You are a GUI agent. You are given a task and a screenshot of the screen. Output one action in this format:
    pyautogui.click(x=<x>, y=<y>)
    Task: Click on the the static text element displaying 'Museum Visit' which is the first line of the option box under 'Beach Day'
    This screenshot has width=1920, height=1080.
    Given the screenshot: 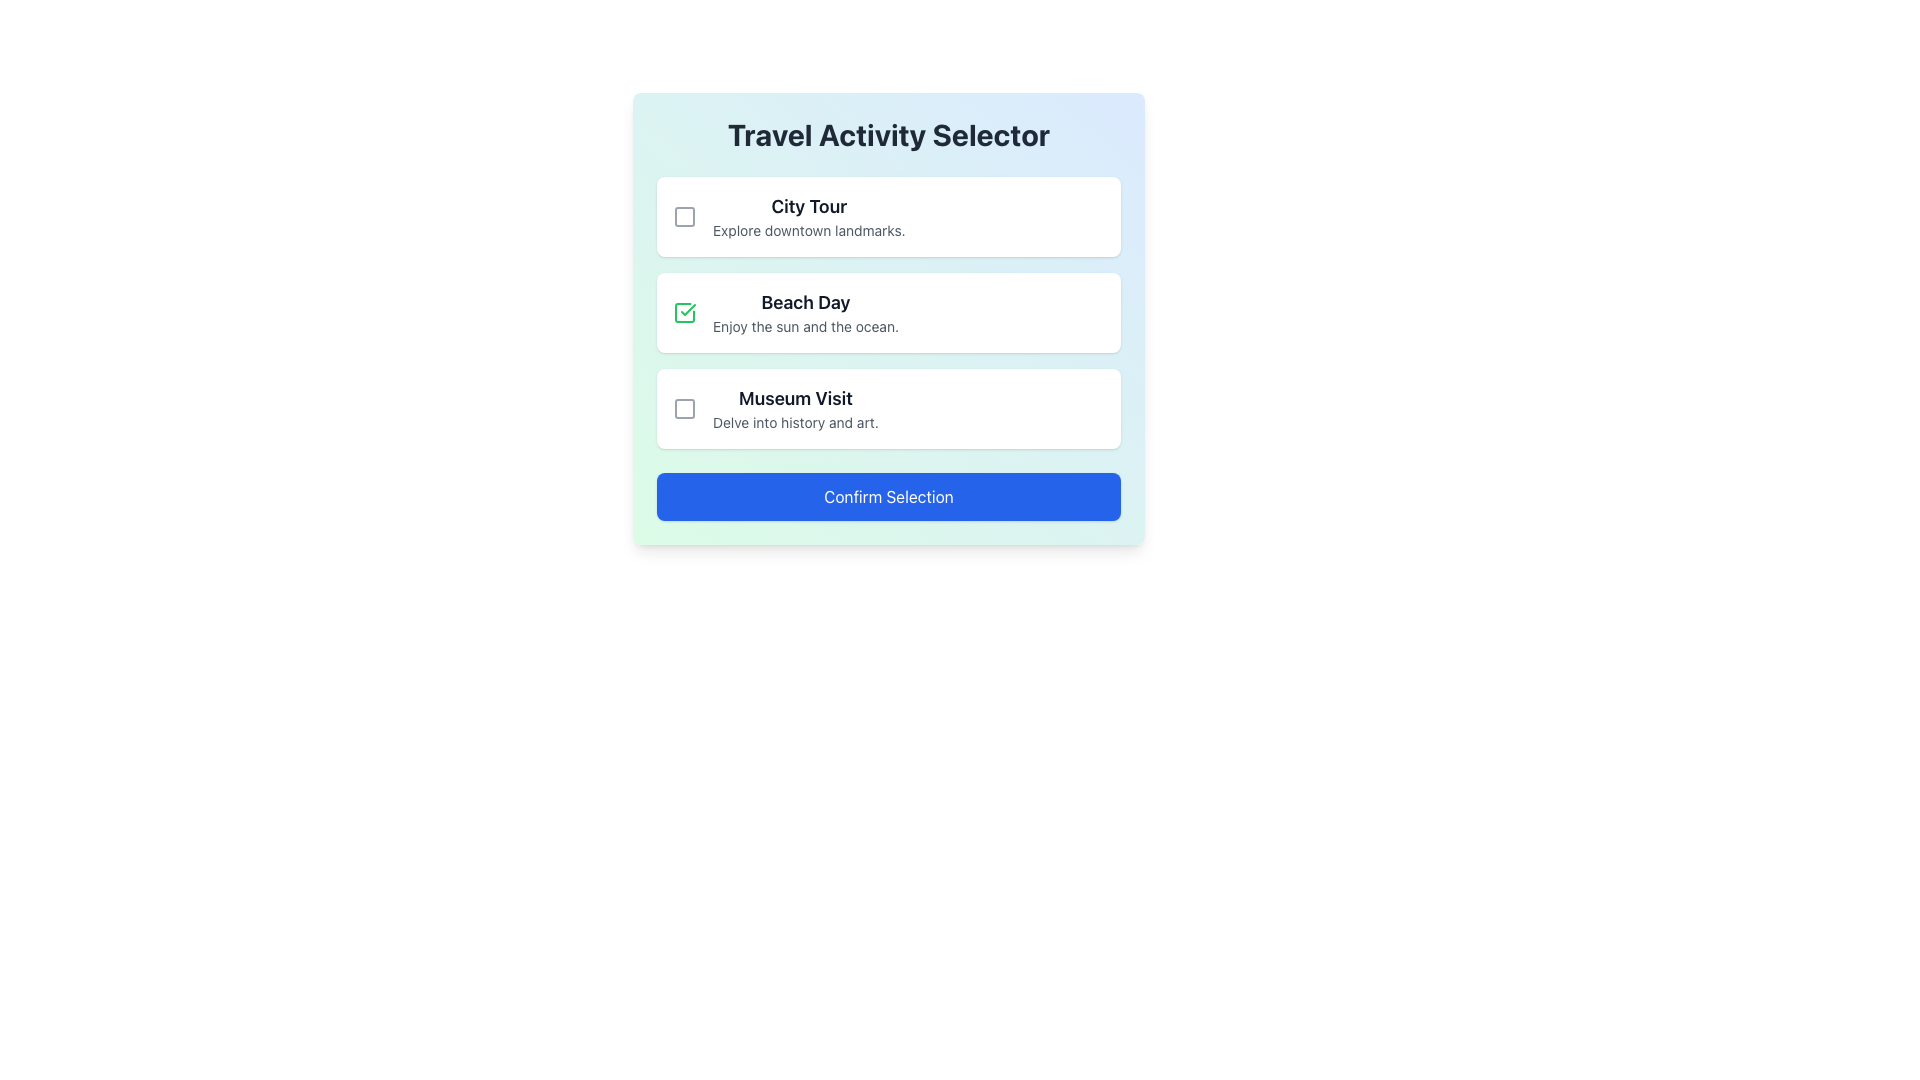 What is the action you would take?
    pyautogui.click(x=794, y=398)
    